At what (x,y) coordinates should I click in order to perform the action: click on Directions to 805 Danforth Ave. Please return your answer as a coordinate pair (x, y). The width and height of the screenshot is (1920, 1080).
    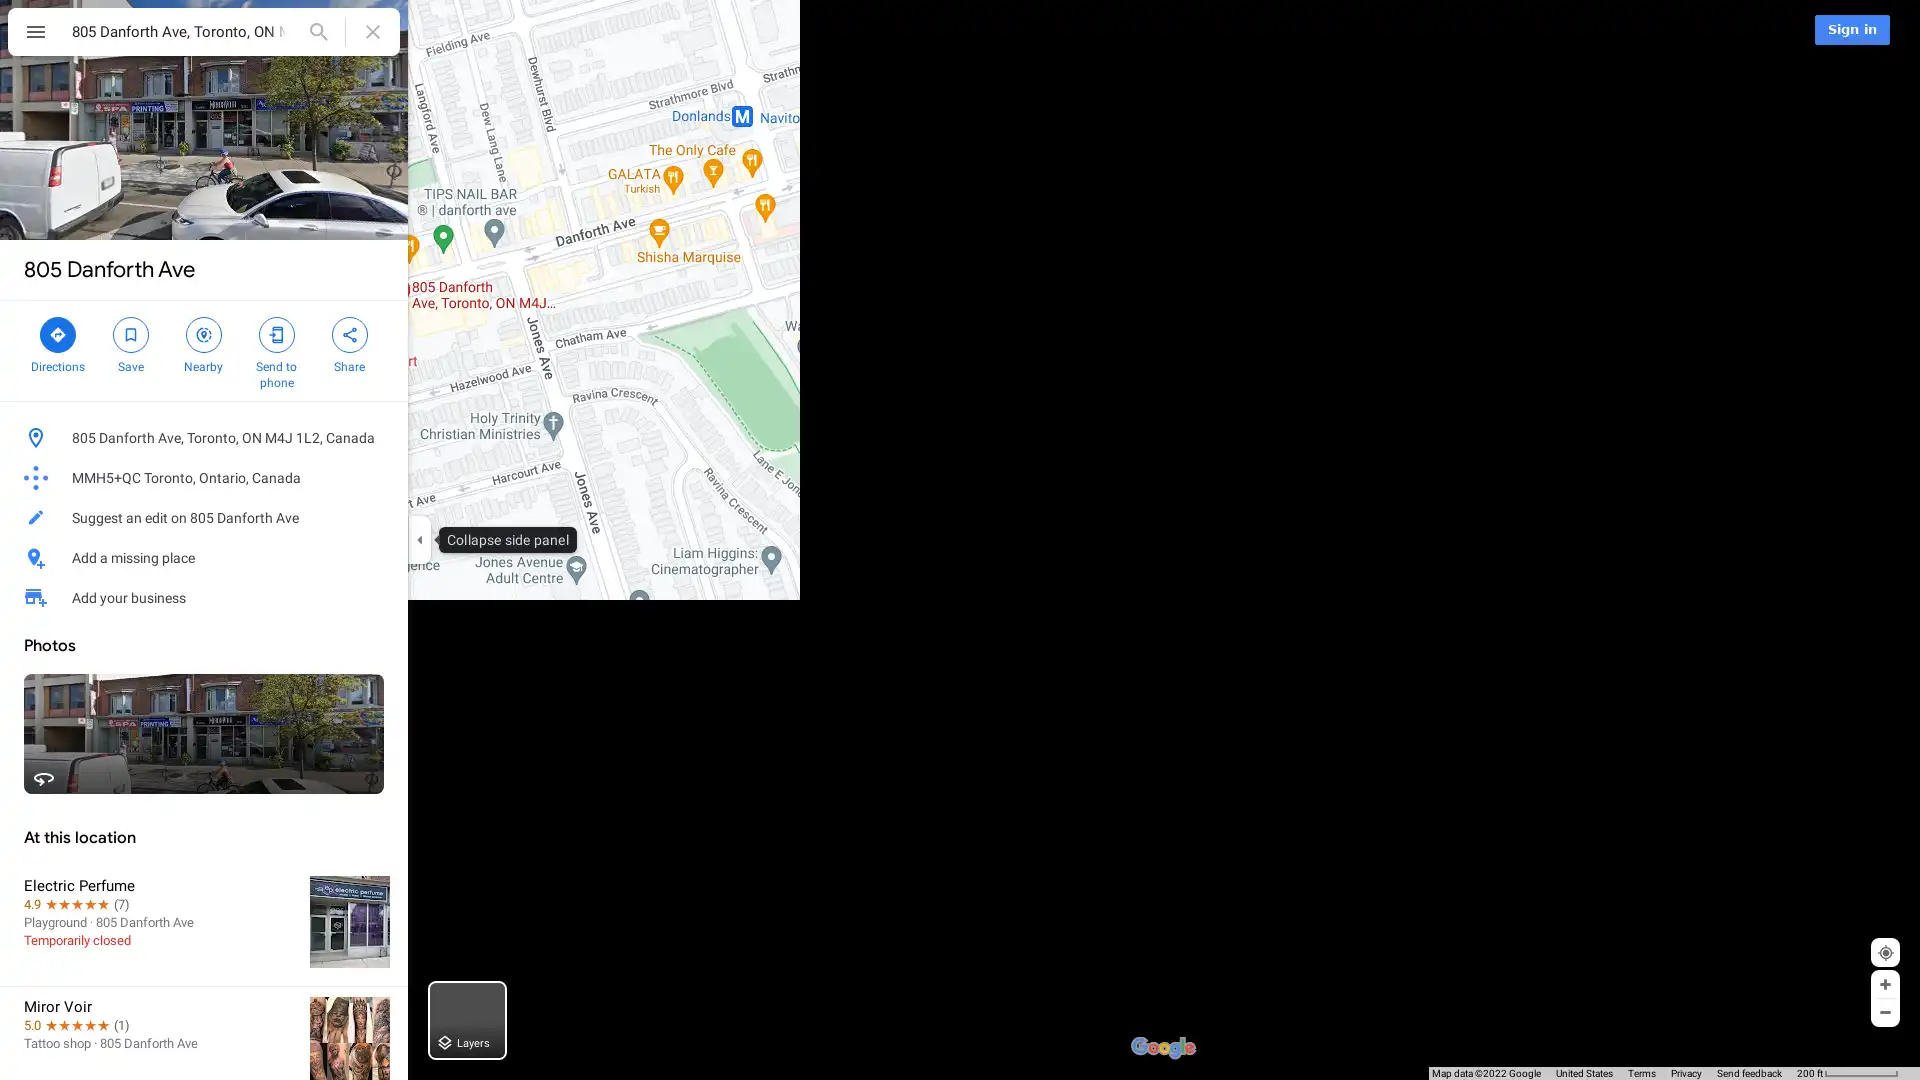
    Looking at the image, I should click on (57, 342).